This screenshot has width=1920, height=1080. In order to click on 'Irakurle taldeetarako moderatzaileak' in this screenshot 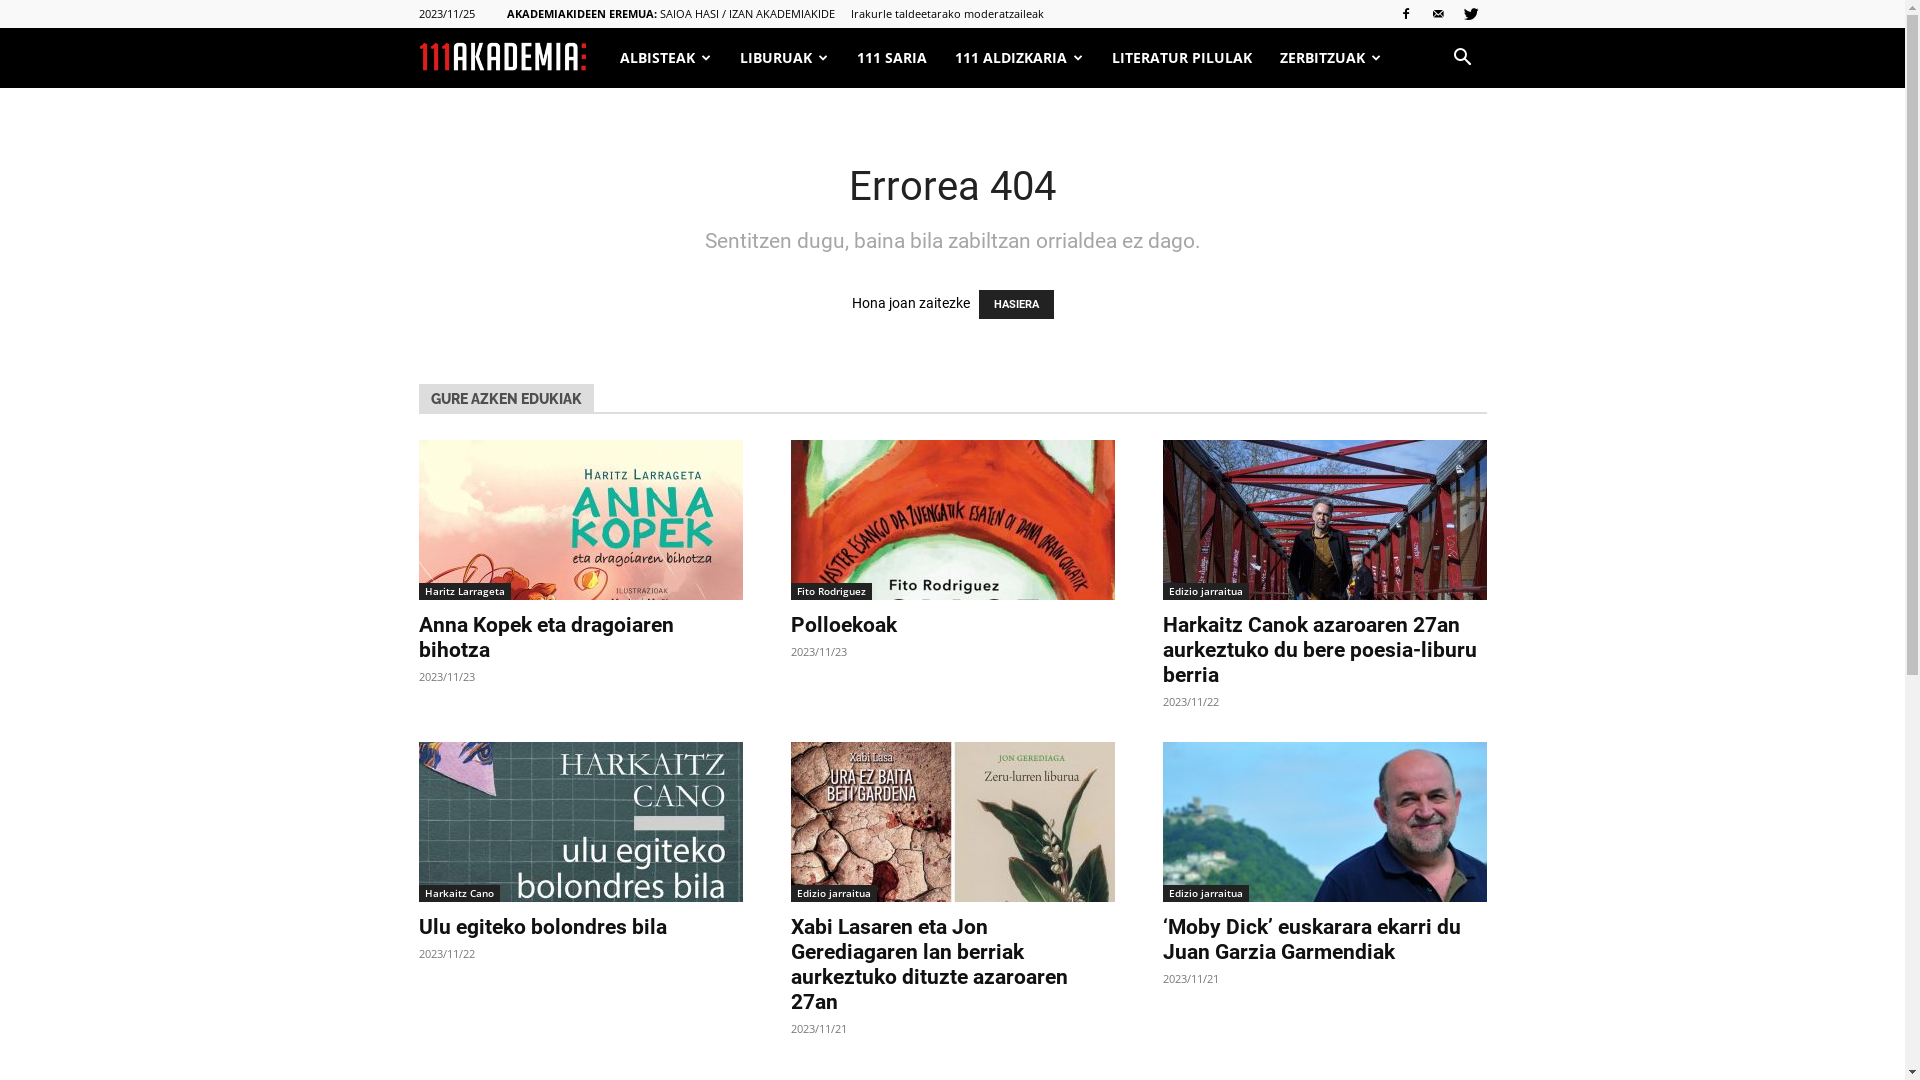, I will do `click(945, 13)`.